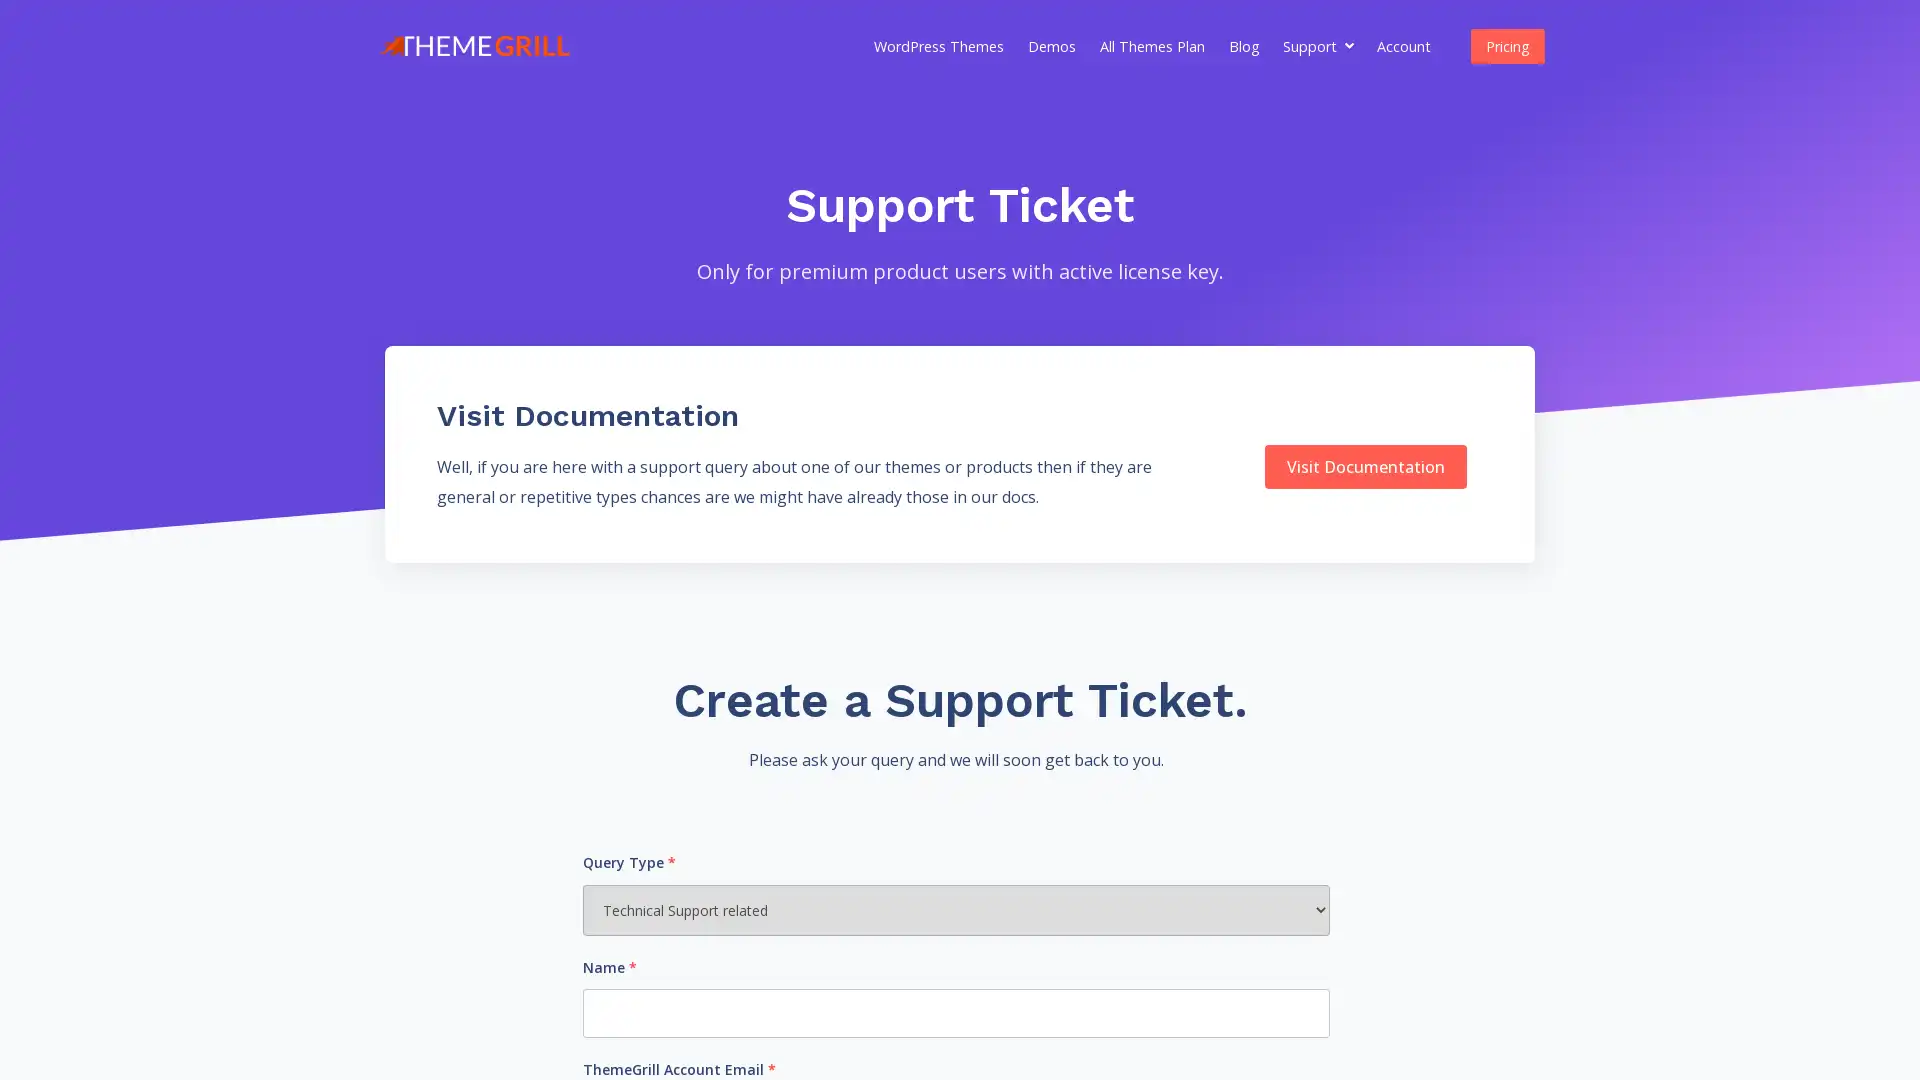 The height and width of the screenshot is (1080, 1920). I want to click on Visit Documentation, so click(1363, 466).